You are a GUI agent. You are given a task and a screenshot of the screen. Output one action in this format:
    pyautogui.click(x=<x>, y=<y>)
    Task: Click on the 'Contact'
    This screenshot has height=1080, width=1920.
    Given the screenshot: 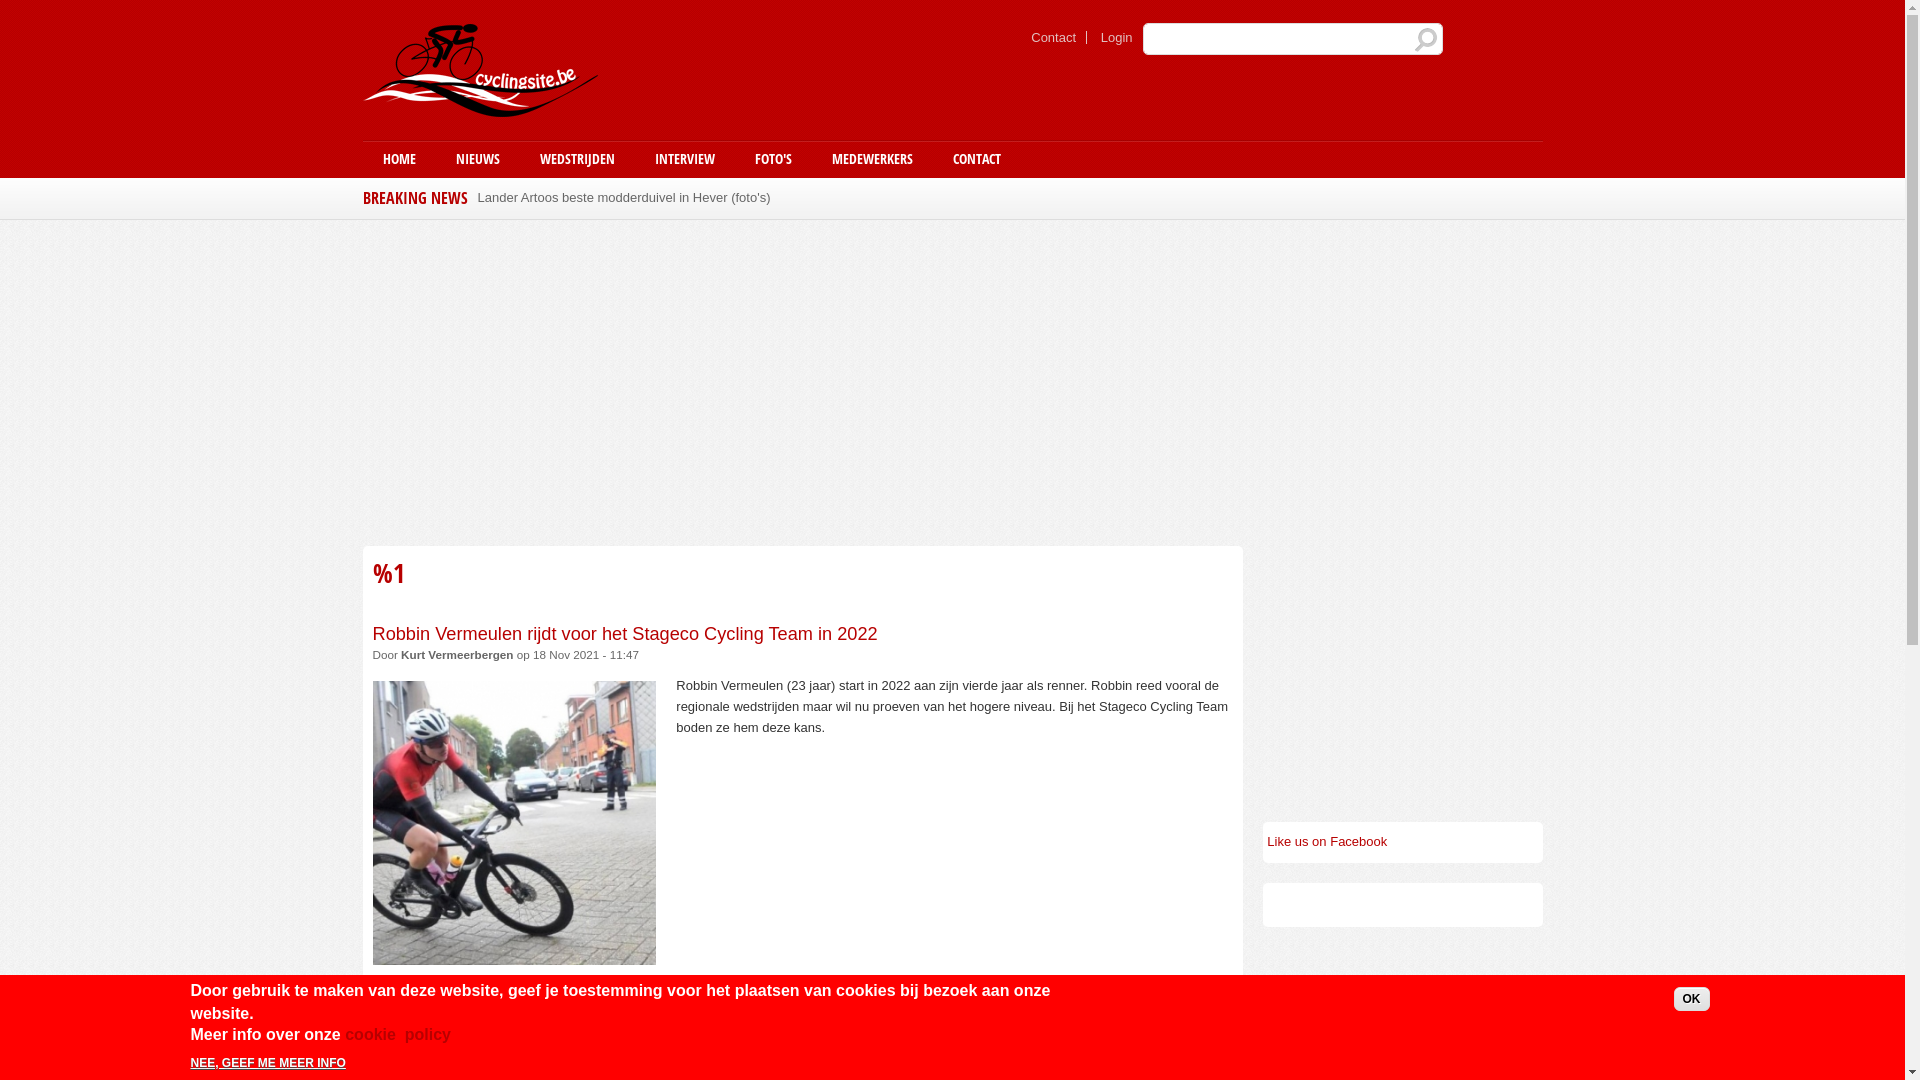 What is the action you would take?
    pyautogui.click(x=1053, y=37)
    